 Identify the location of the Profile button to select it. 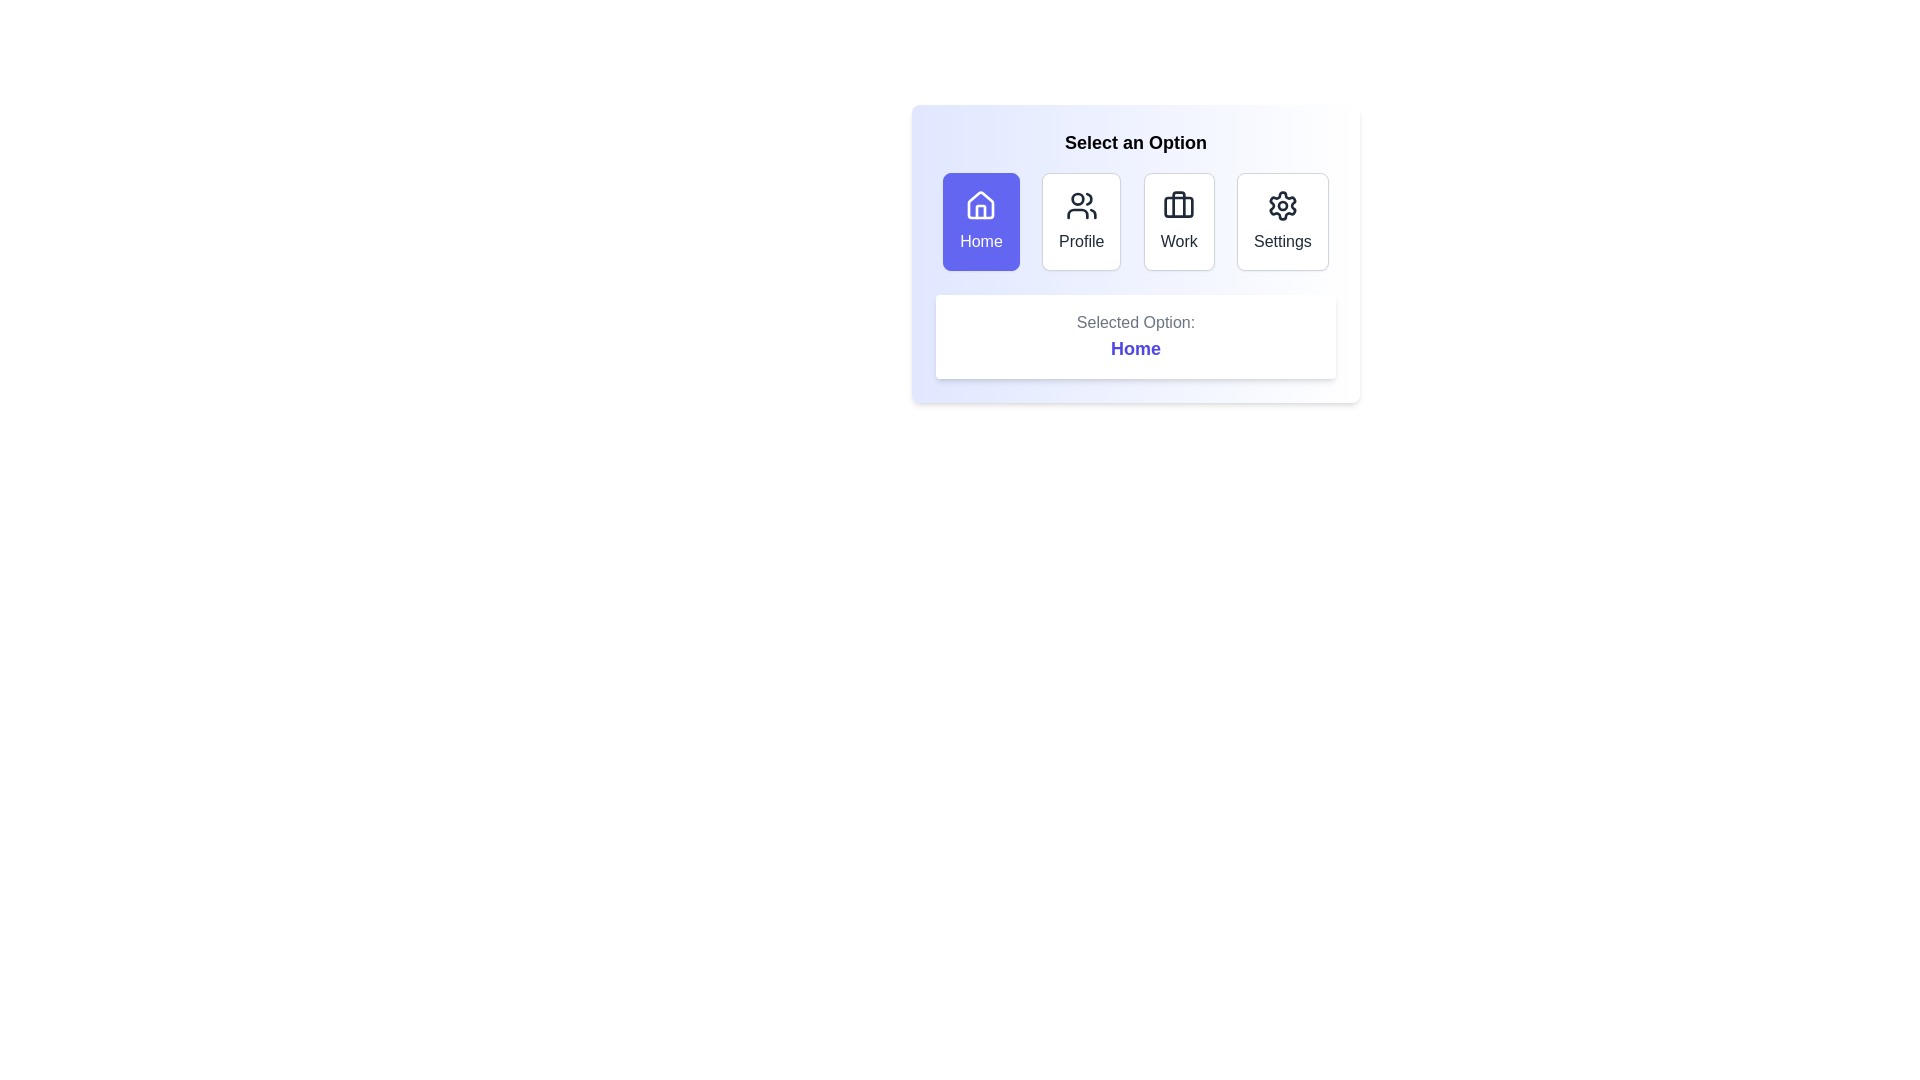
(1080, 222).